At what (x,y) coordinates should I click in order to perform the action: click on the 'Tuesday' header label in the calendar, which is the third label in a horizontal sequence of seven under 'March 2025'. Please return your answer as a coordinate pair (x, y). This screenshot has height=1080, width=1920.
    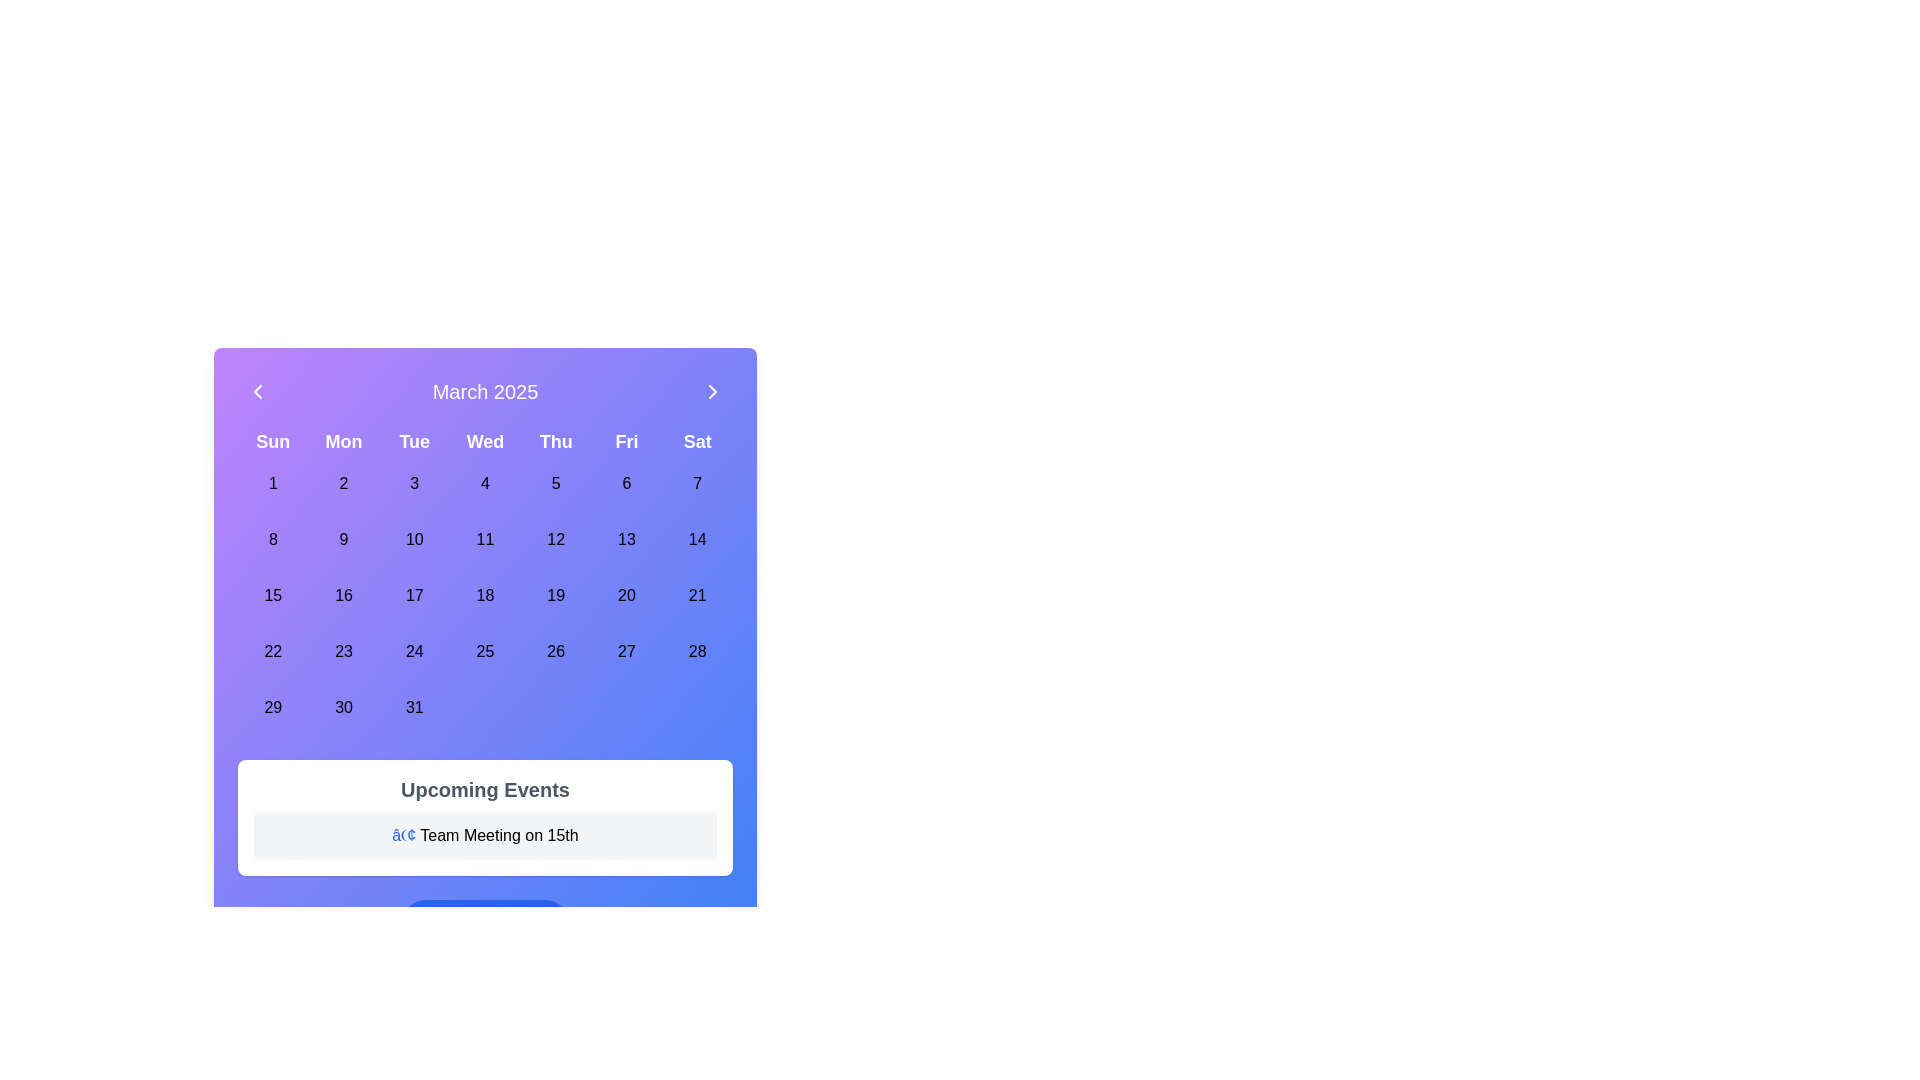
    Looking at the image, I should click on (413, 441).